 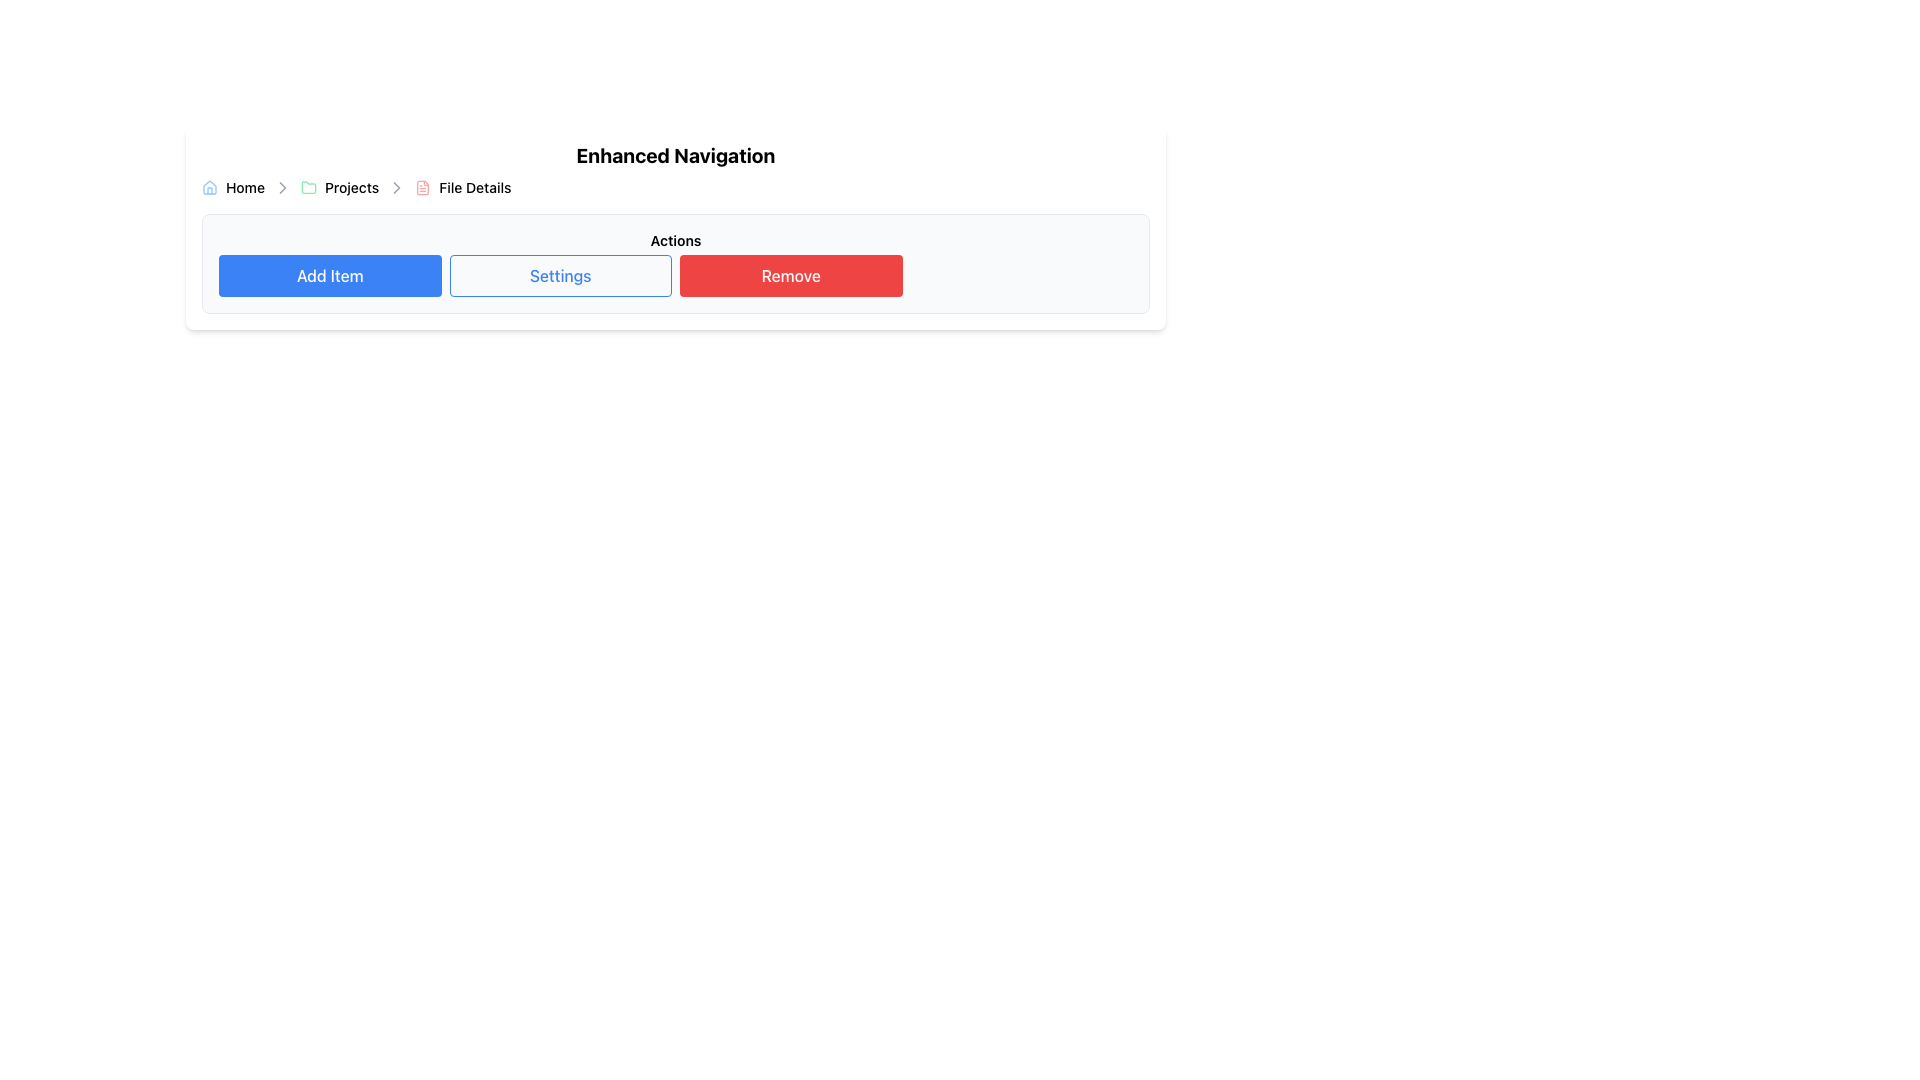 I want to click on text label with the word 'Actions' that is styled in bold and centrally aligned within its light gray bordered box at the top of the section, so click(x=676, y=239).